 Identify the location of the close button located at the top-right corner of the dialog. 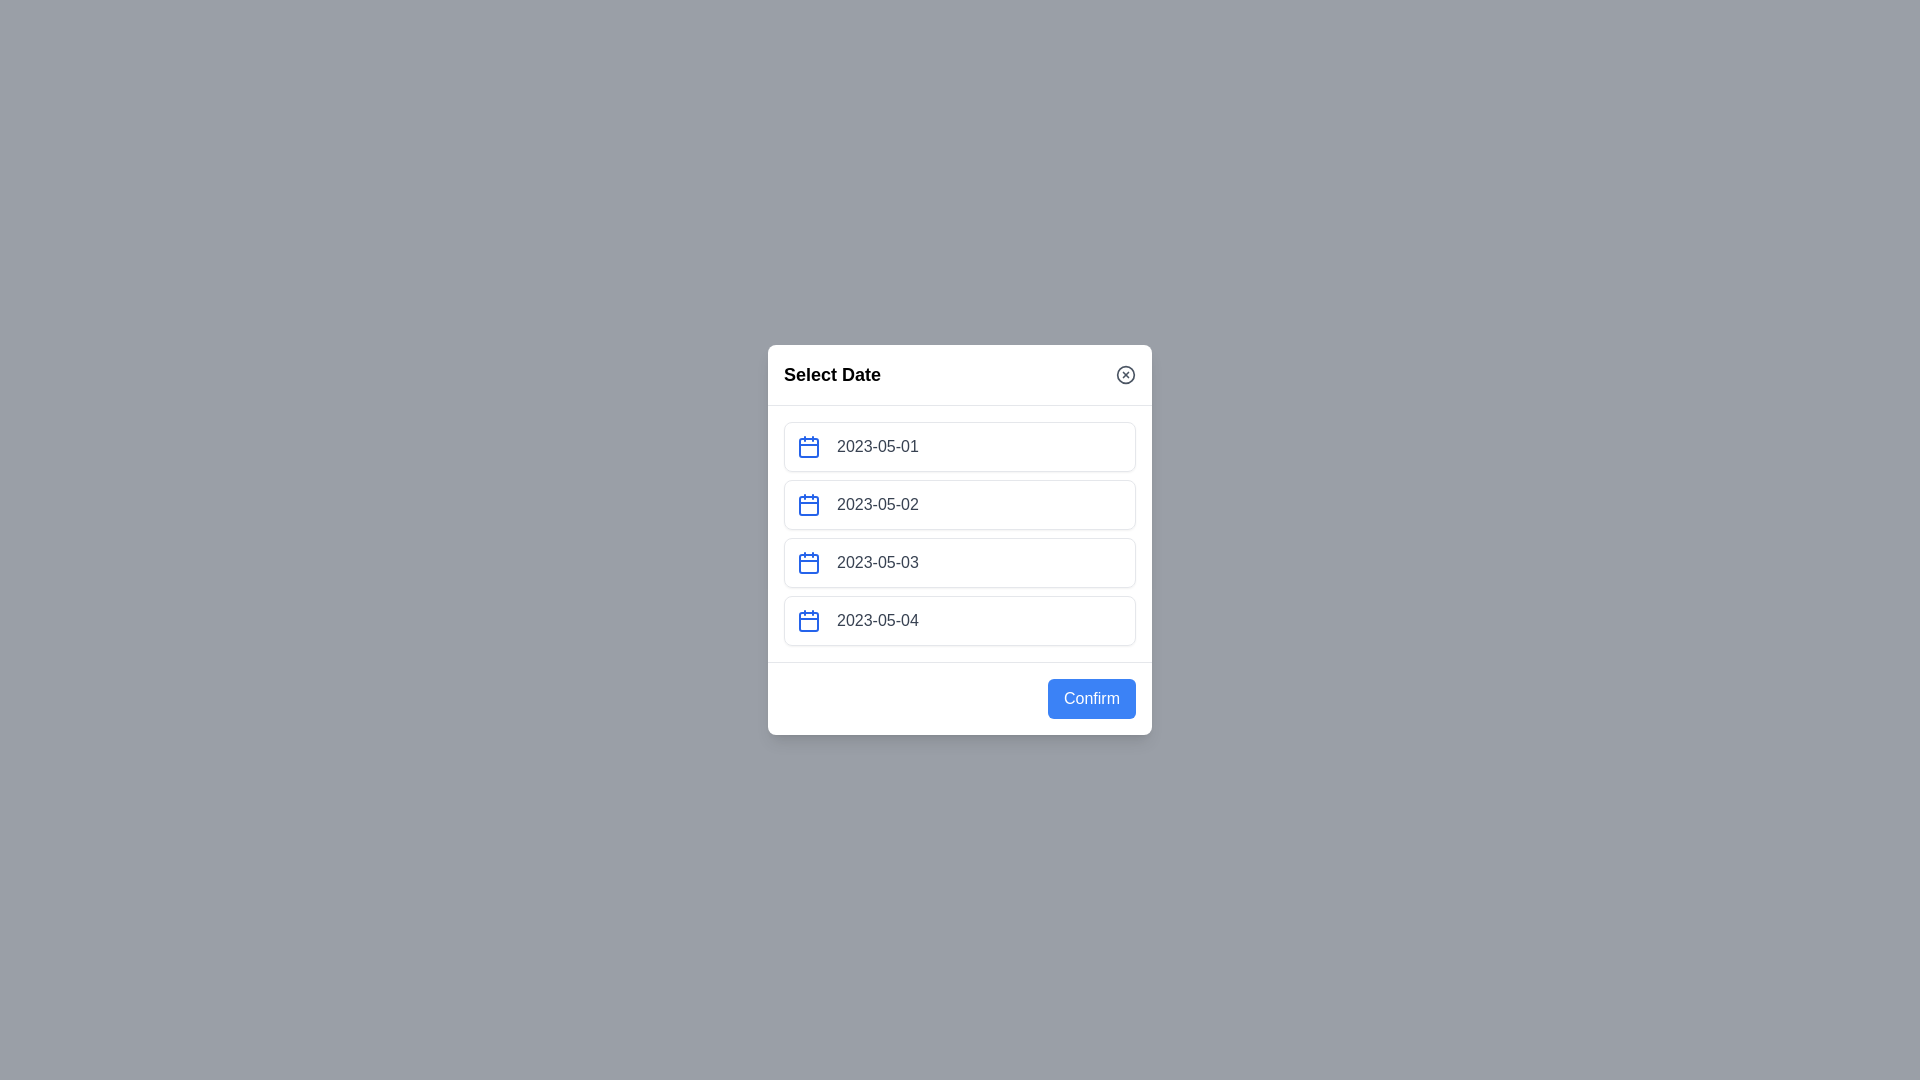
(1126, 374).